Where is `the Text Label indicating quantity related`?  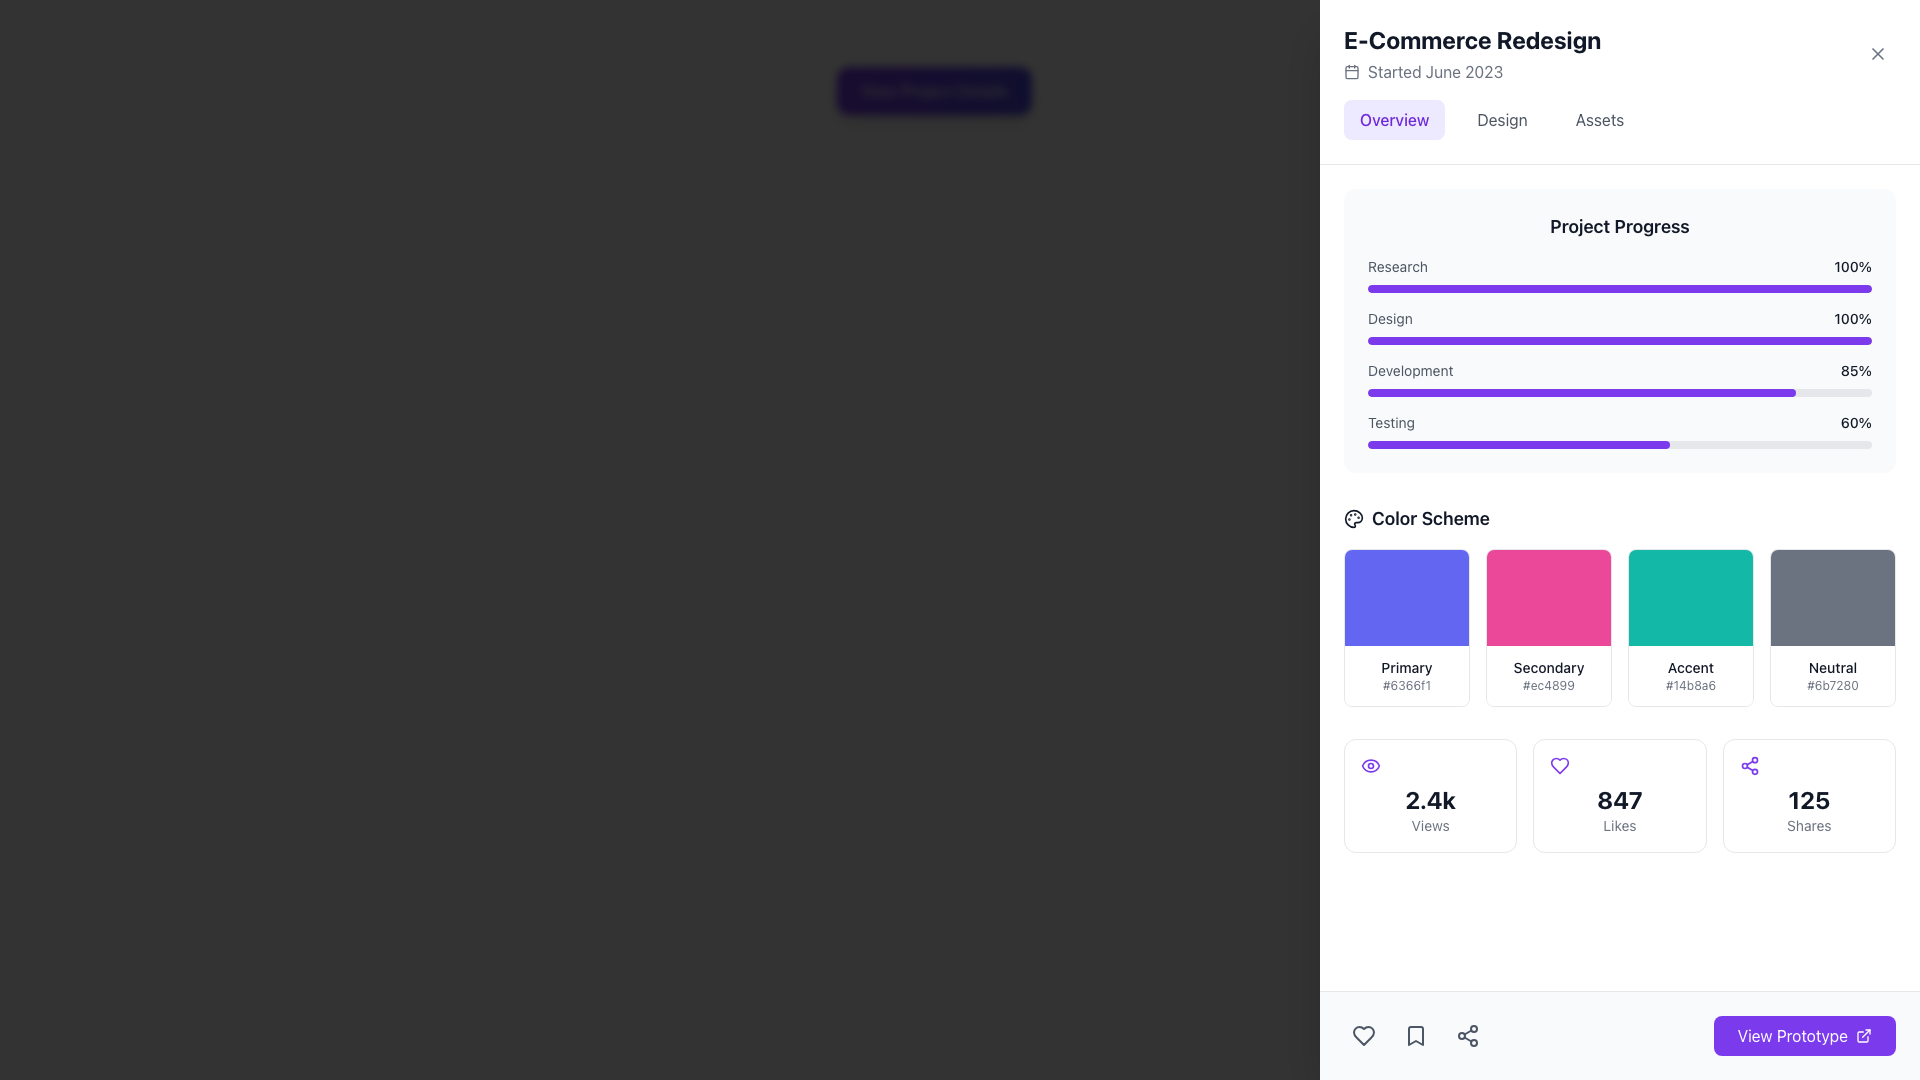
the Text Label indicating quantity related is located at coordinates (1429, 798).